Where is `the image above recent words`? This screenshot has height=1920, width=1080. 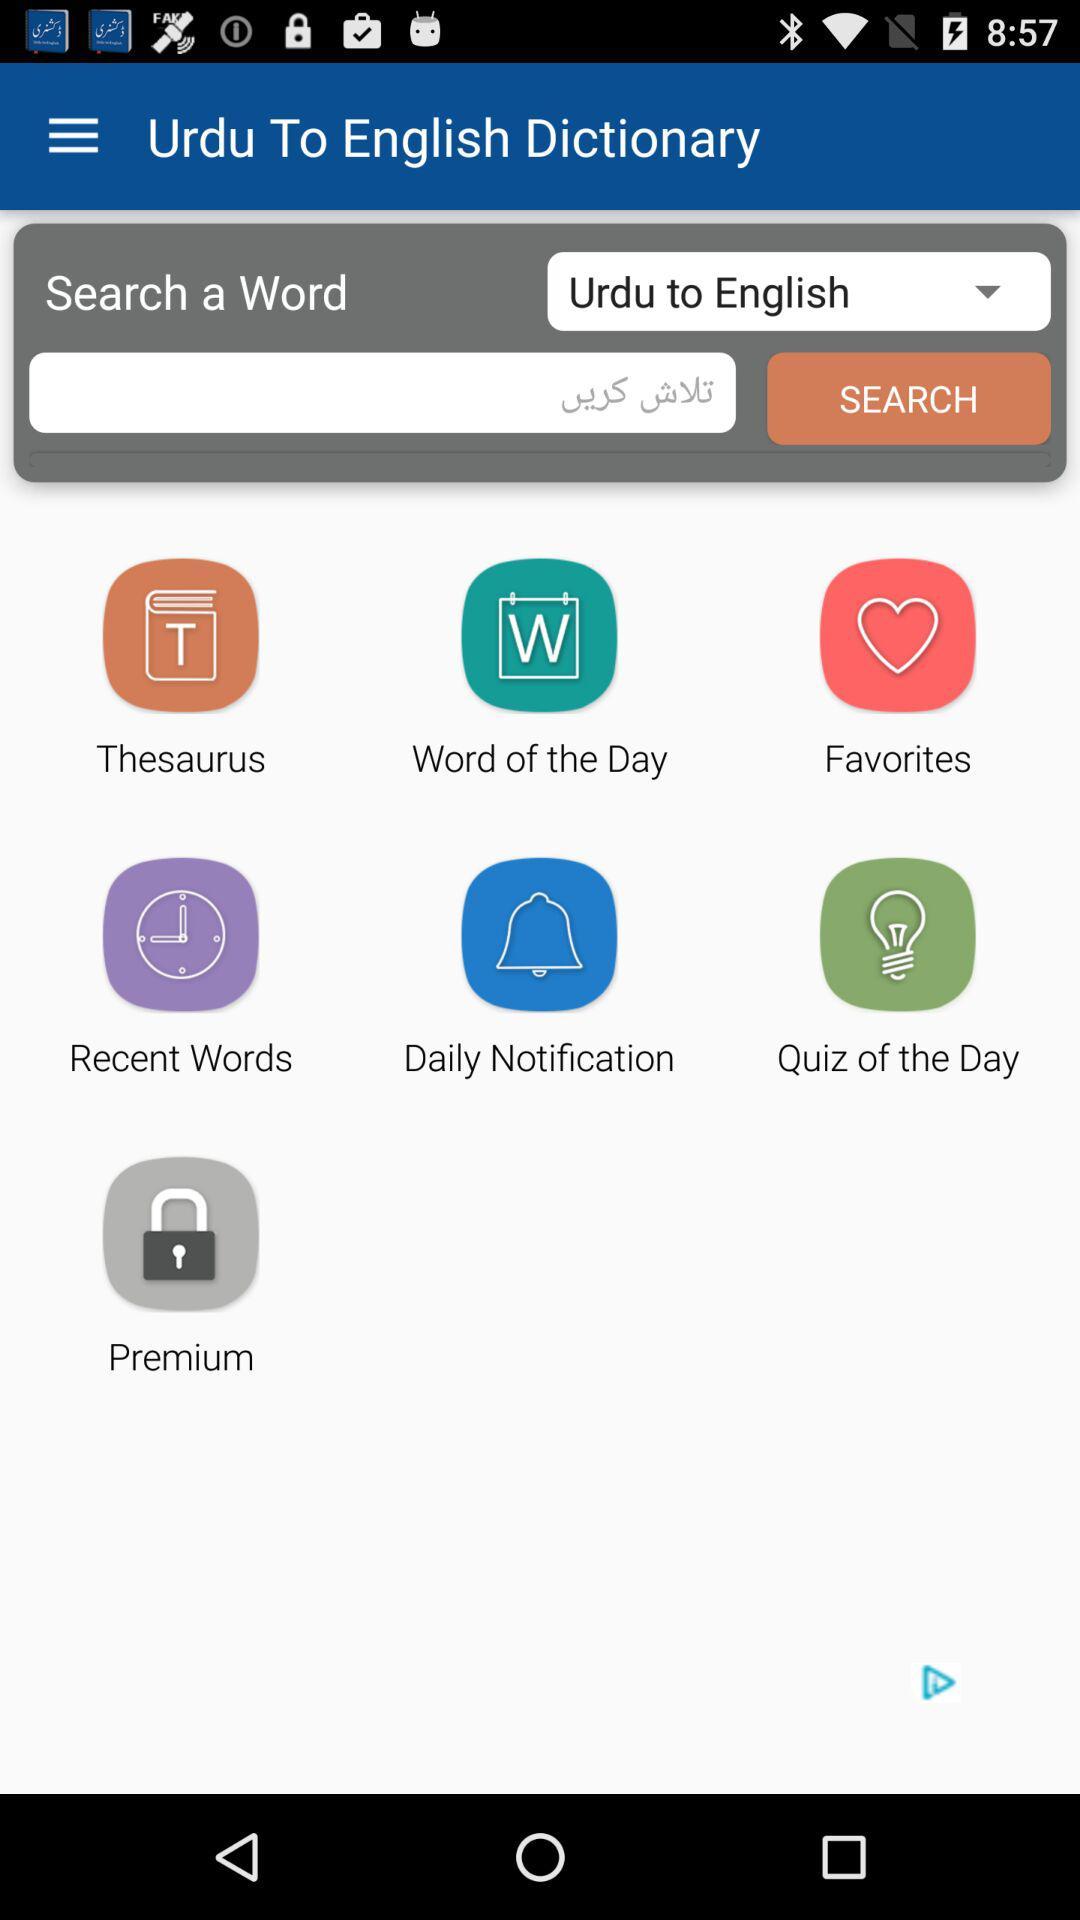
the image above recent words is located at coordinates (181, 933).